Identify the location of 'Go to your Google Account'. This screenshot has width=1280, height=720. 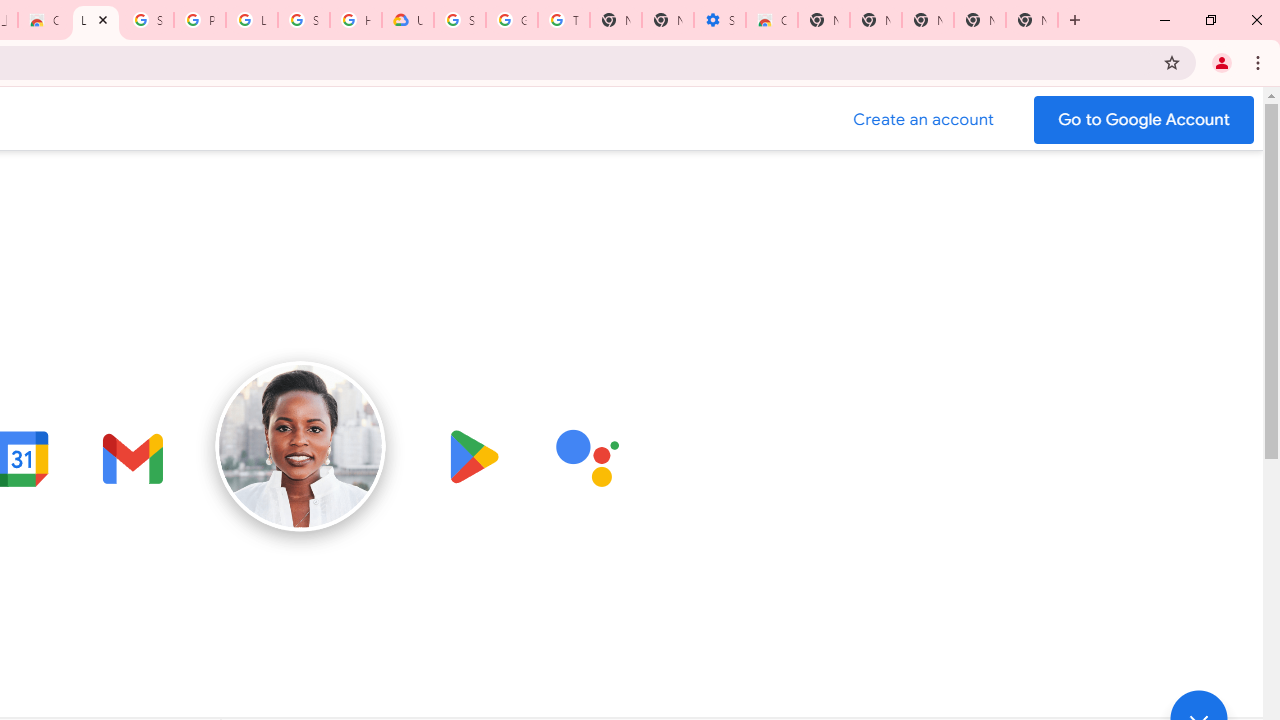
(1144, 119).